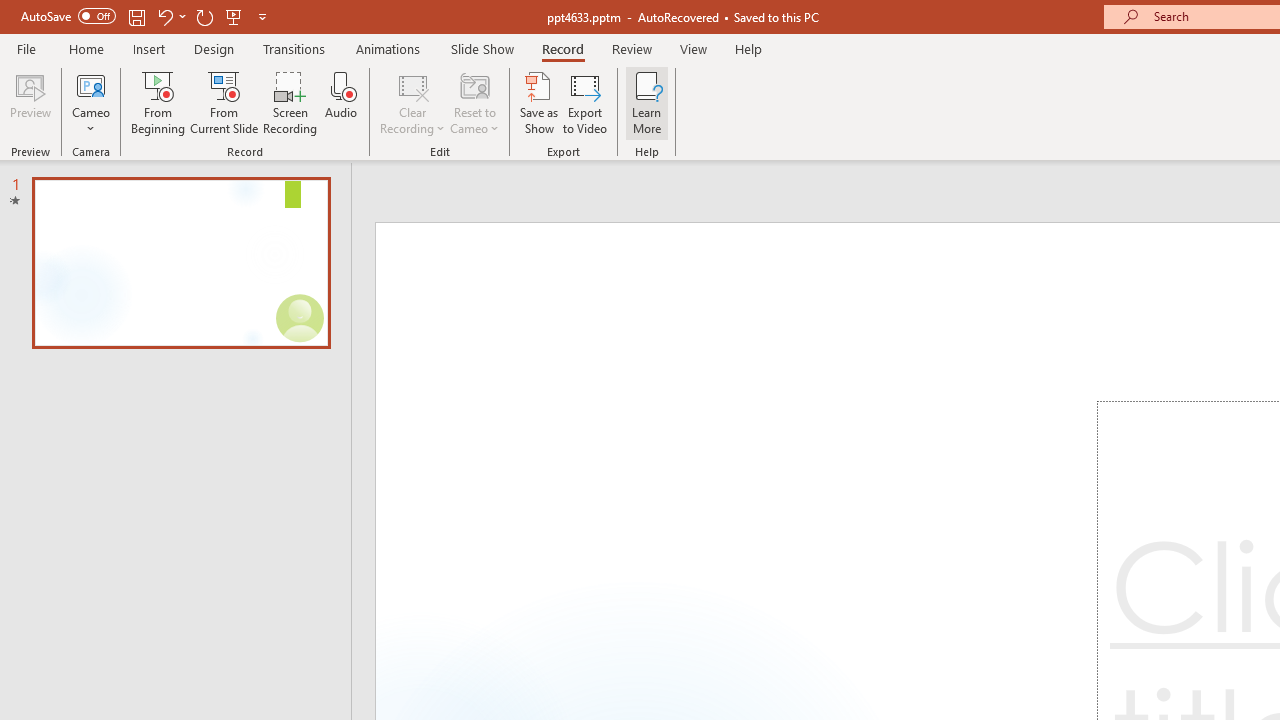  What do you see at coordinates (647, 103) in the screenshot?
I see `'Learn More'` at bounding box center [647, 103].